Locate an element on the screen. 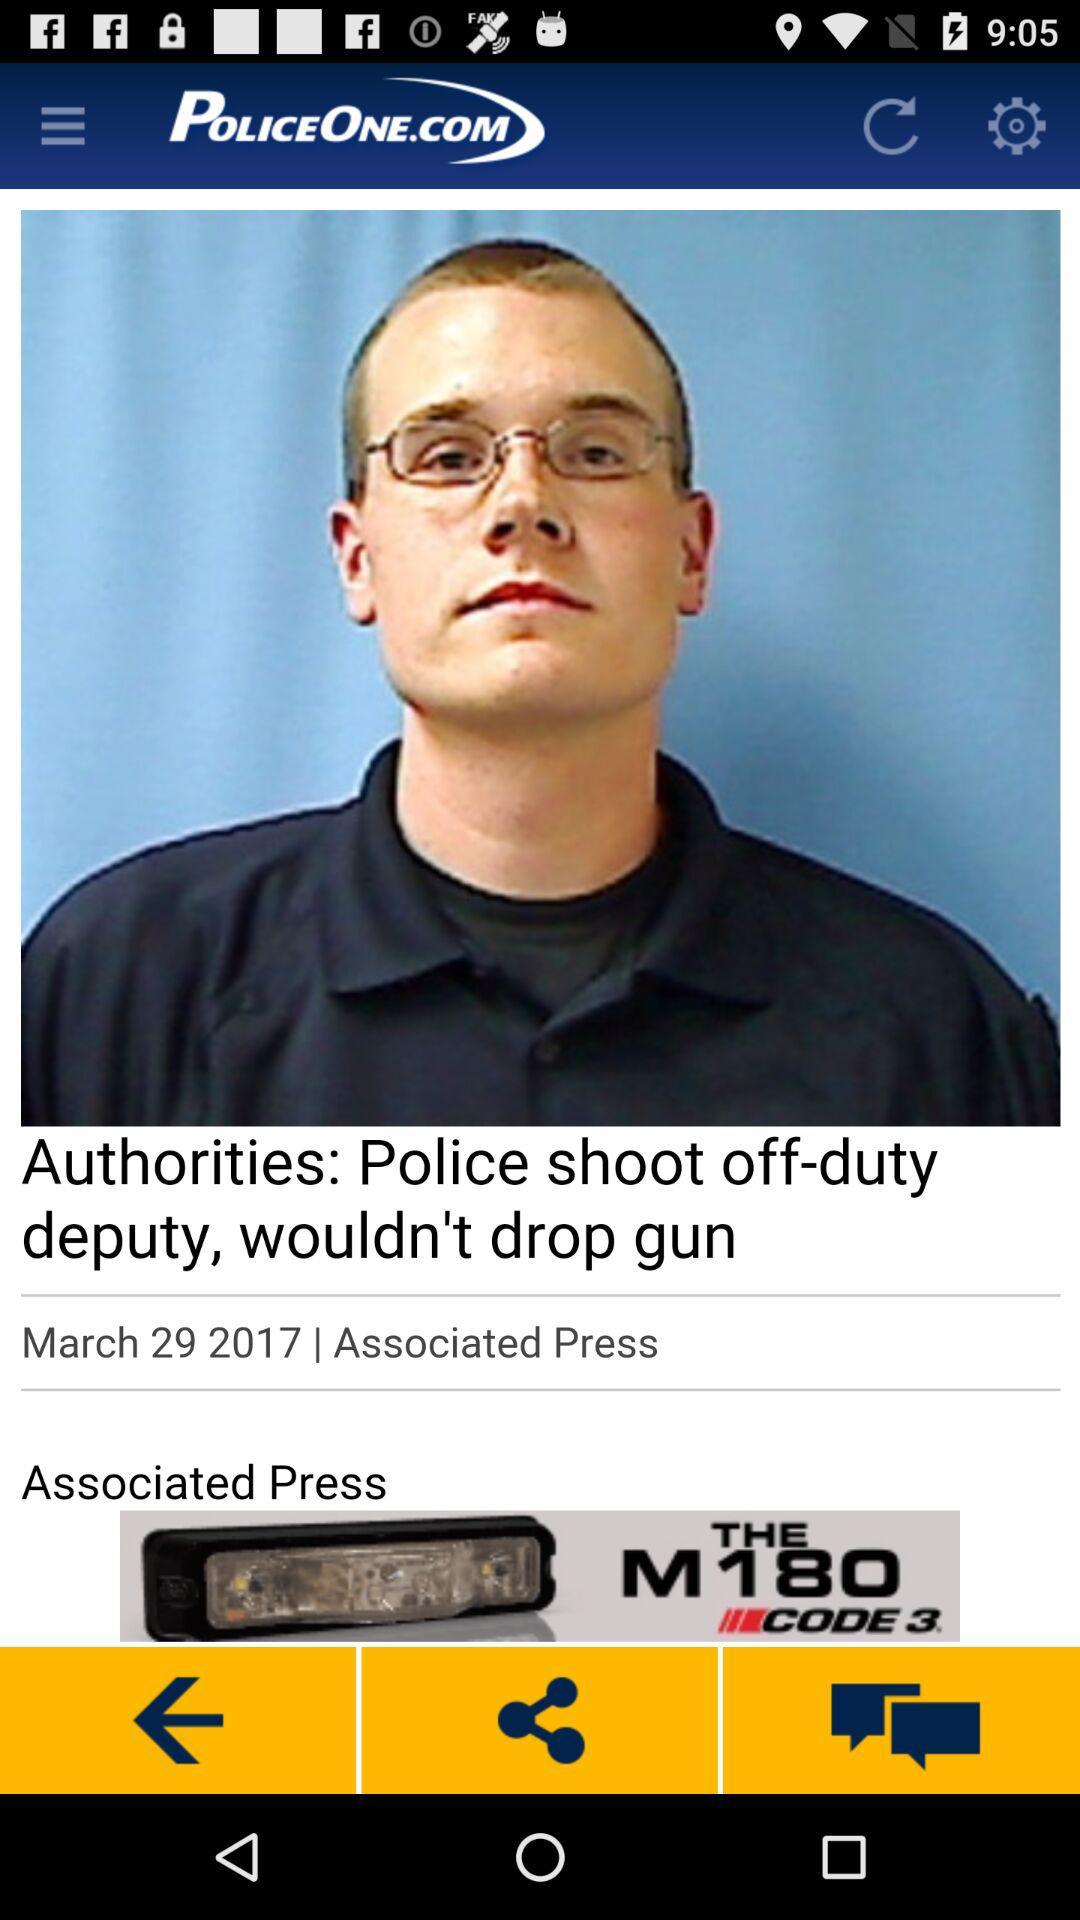  the menu icon is located at coordinates (61, 133).